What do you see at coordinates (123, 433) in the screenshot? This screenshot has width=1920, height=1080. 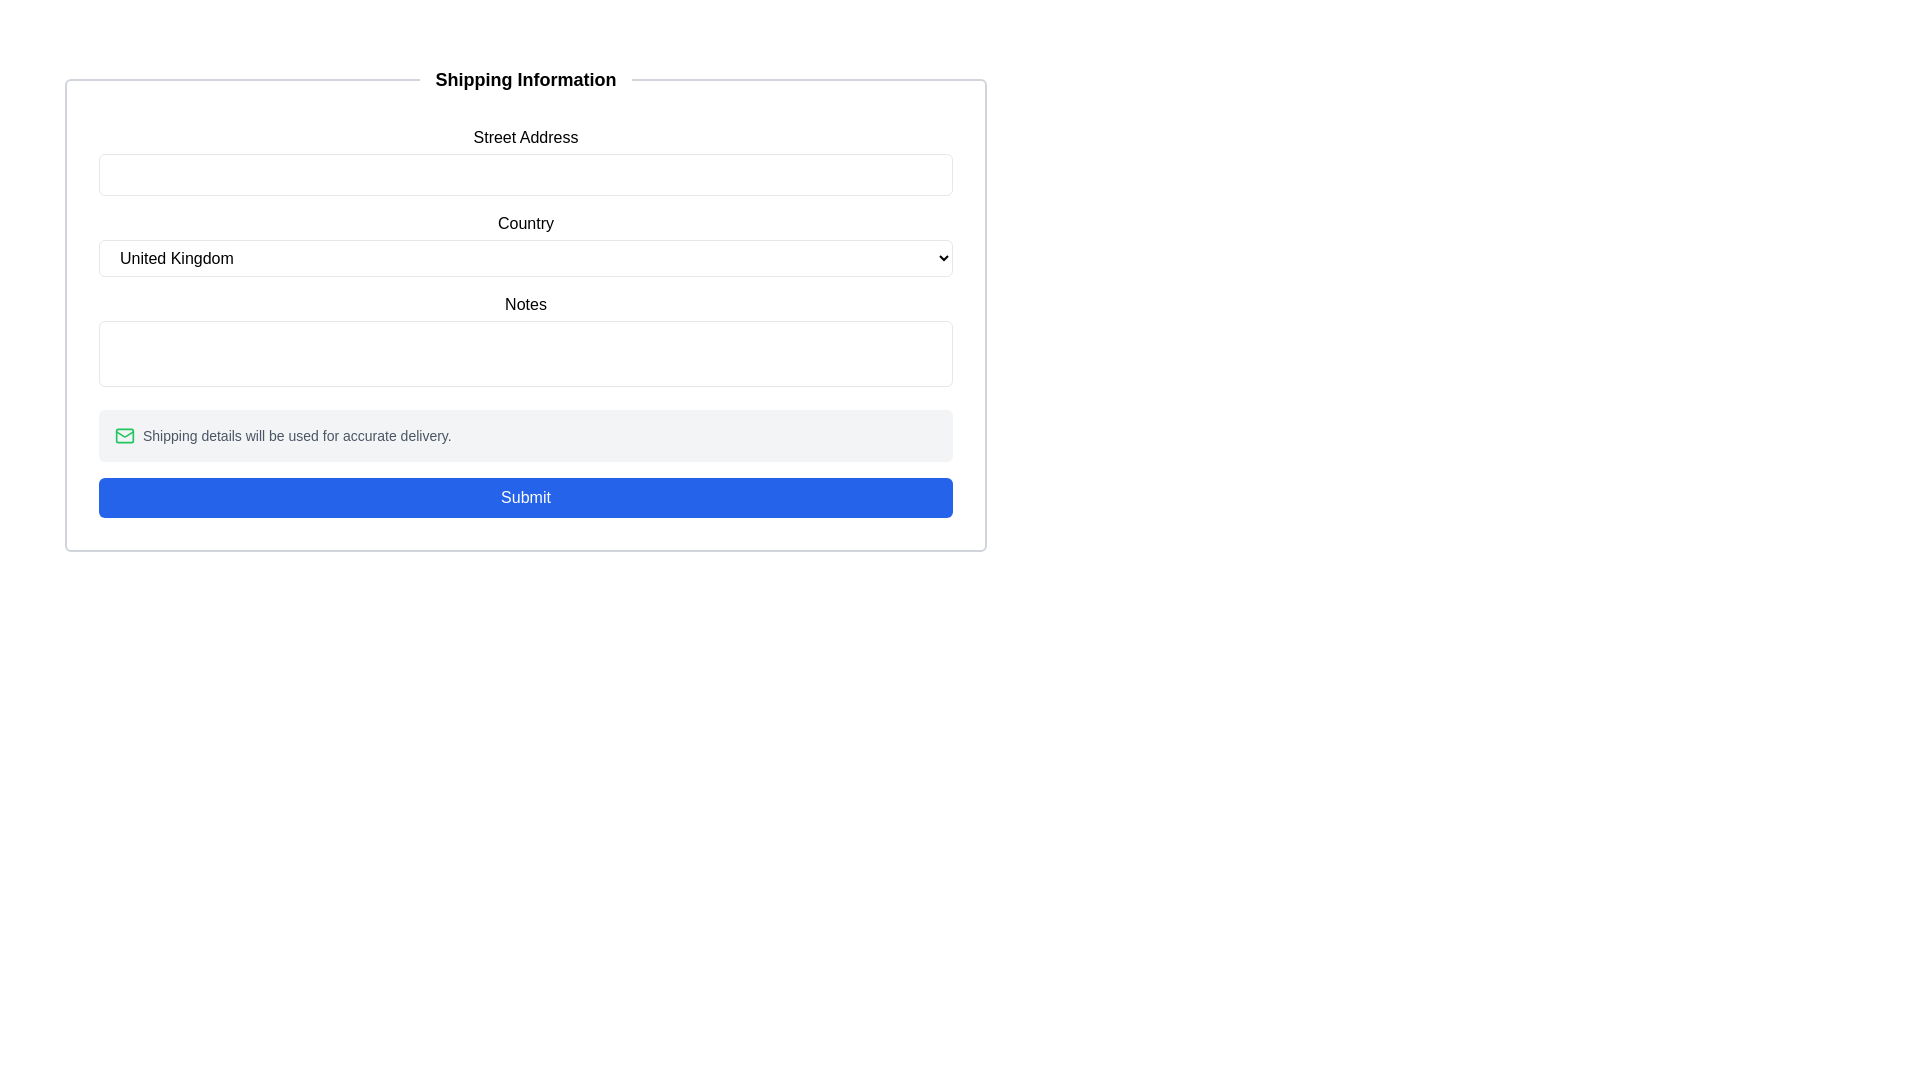 I see `the green triangular bottom flap of the envelope graphic, which is centrally positioned within the envelope's bounding box` at bounding box center [123, 433].